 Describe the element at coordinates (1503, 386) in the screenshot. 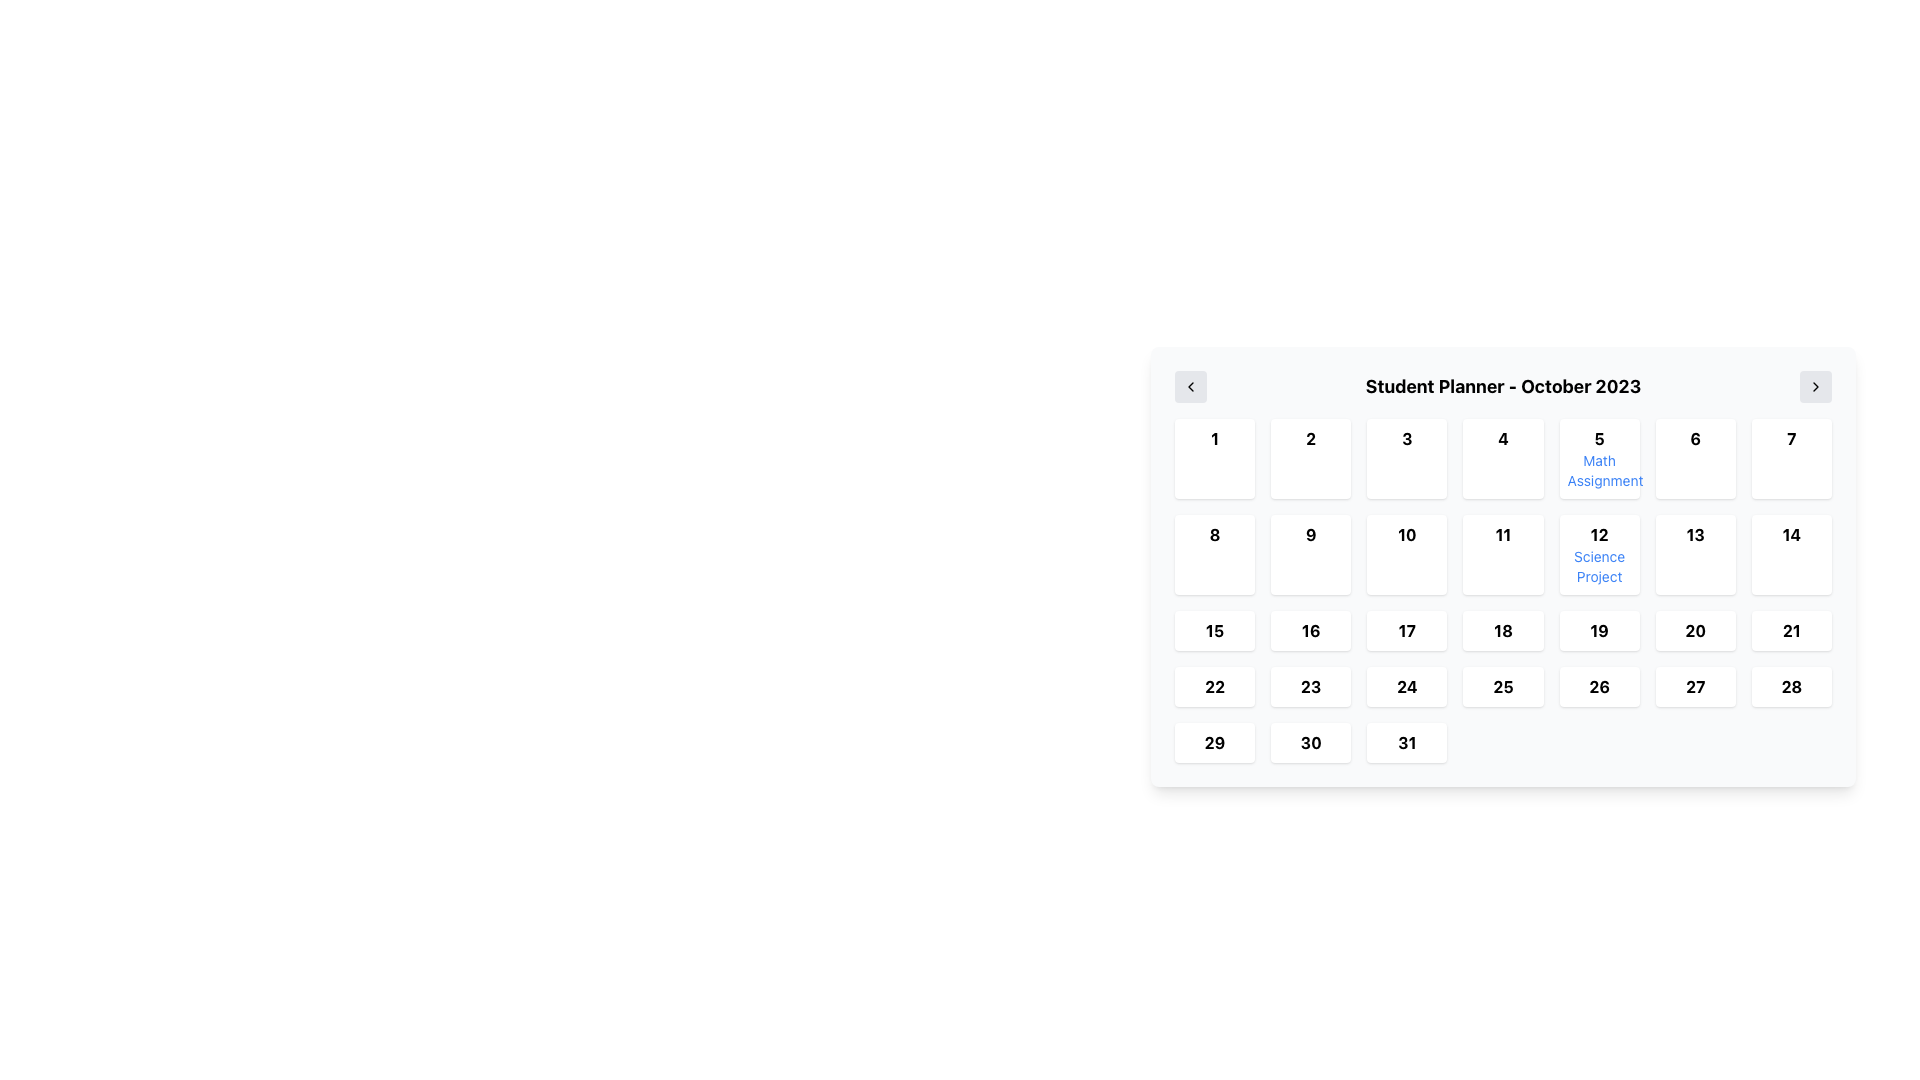

I see `text displayed in the calendar header indicating the planner's name and the current month and year` at that location.